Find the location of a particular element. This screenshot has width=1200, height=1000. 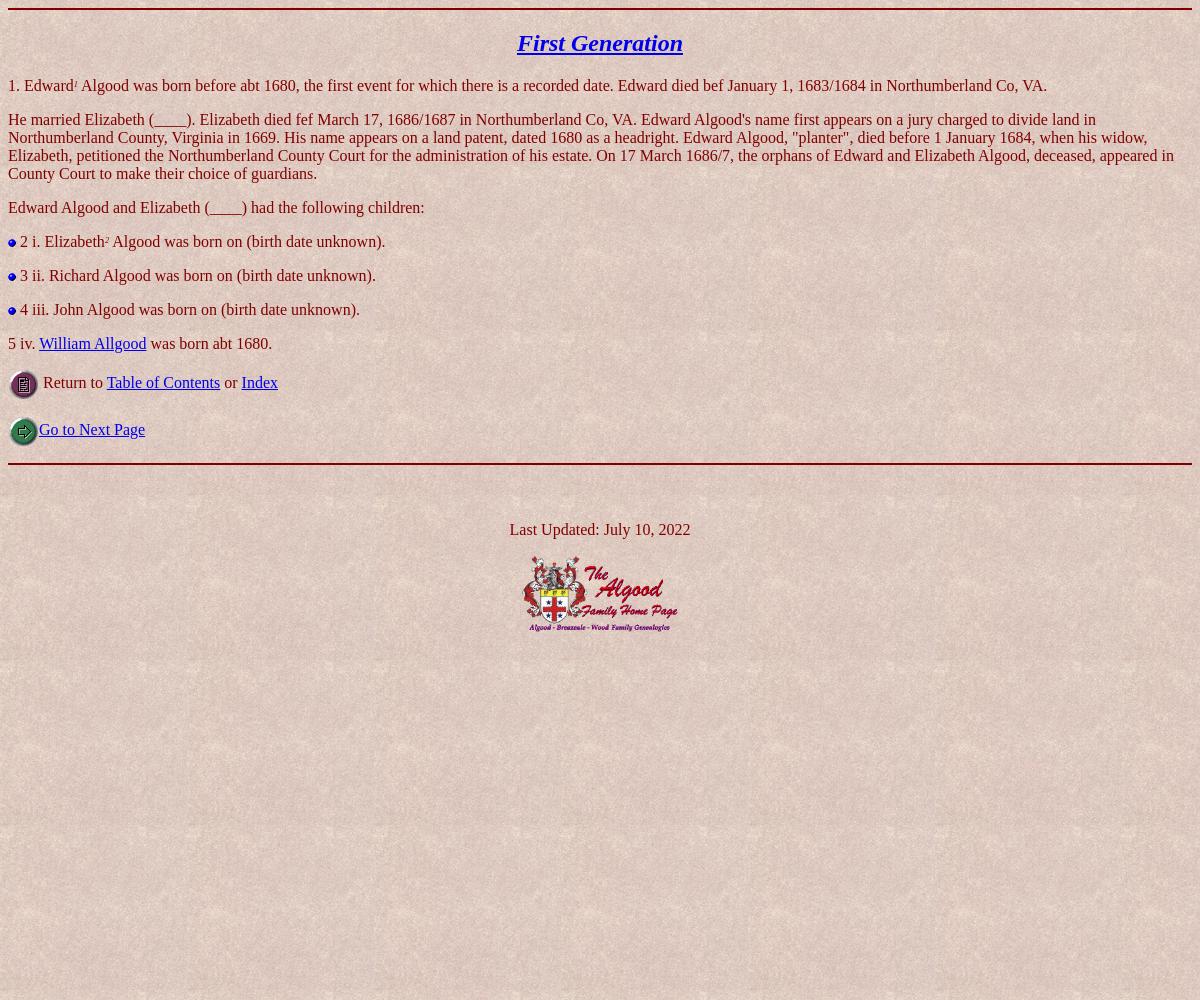

'Algood was born on (birth date unknown).' is located at coordinates (245, 239).